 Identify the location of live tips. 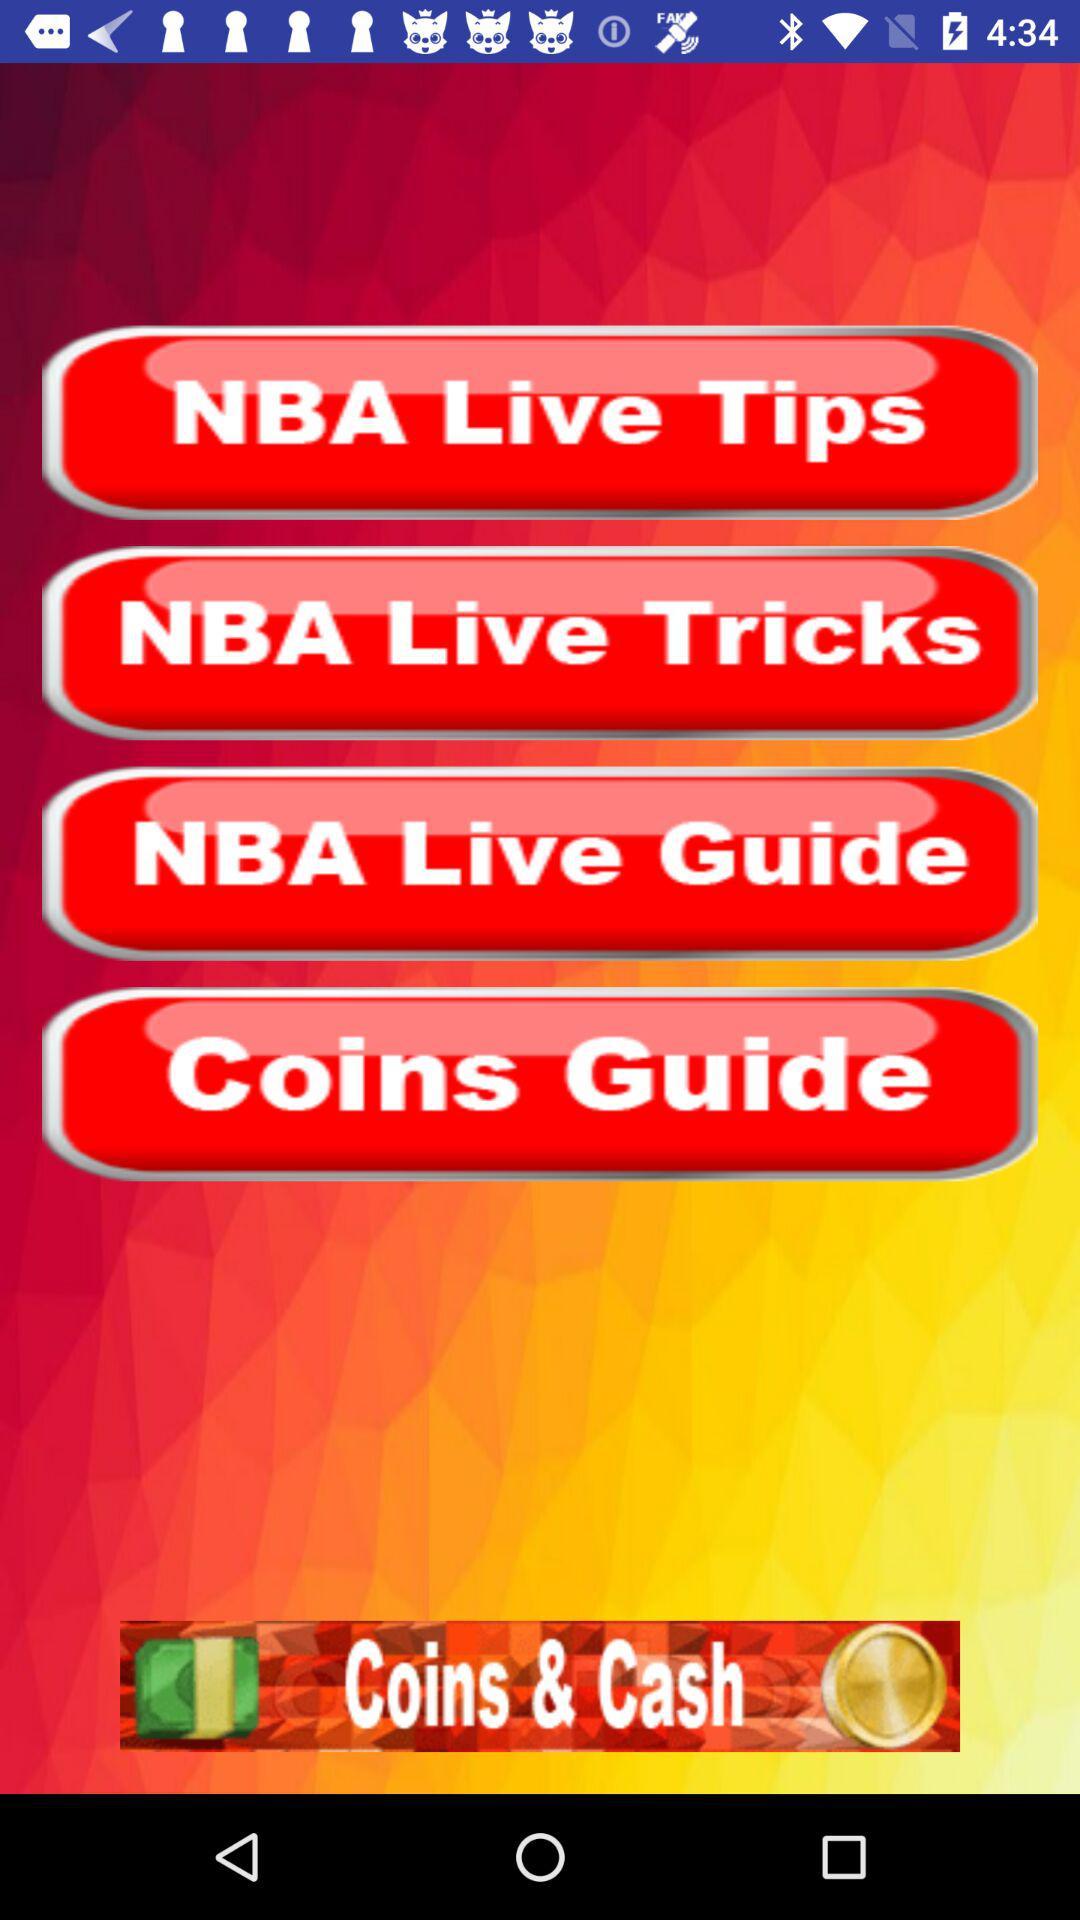
(540, 421).